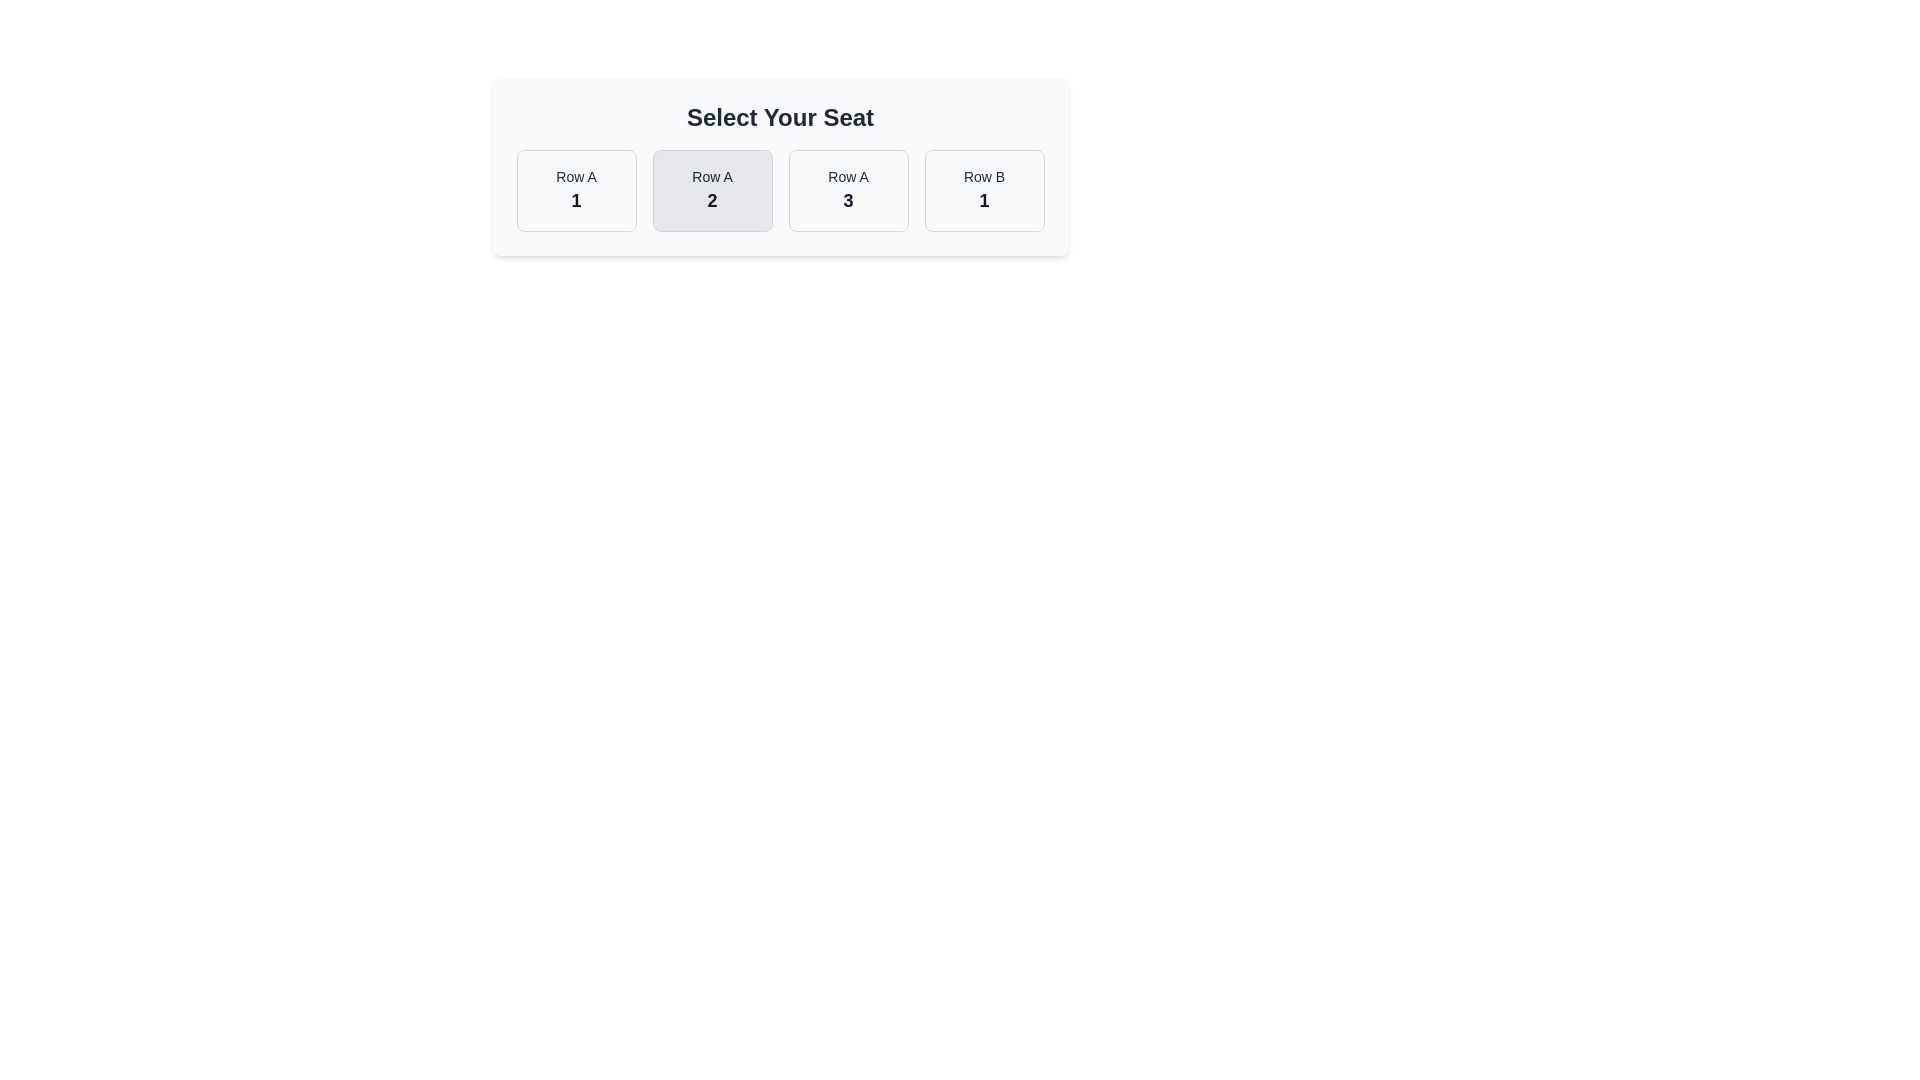 This screenshot has height=1080, width=1920. What do you see at coordinates (848, 191) in the screenshot?
I see `the 'Row A 3' button, which is a rectangular button with 'Row A' and '3' text, positioned in a grid layout under the 'Select Your Seat' heading` at bounding box center [848, 191].